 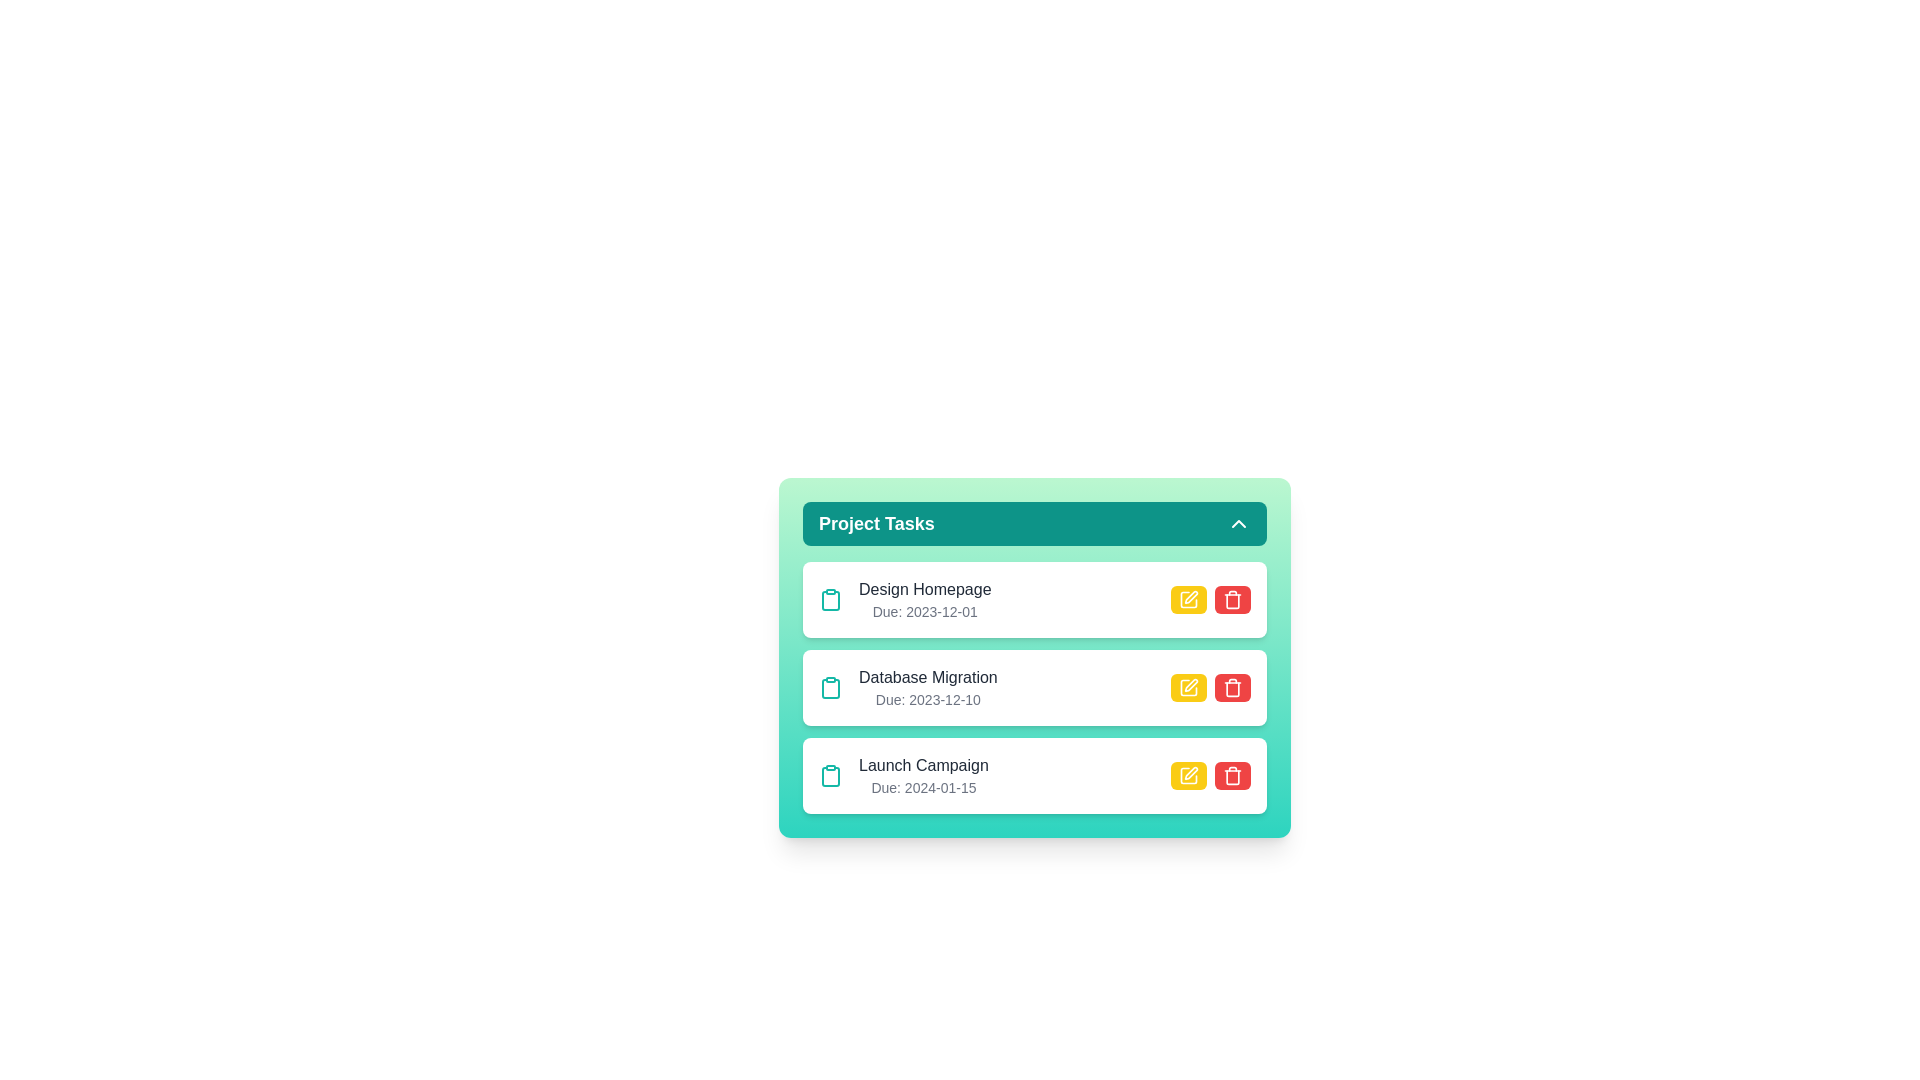 What do you see at coordinates (1232, 599) in the screenshot?
I see `the delete button for the task 'Design Homepage'` at bounding box center [1232, 599].